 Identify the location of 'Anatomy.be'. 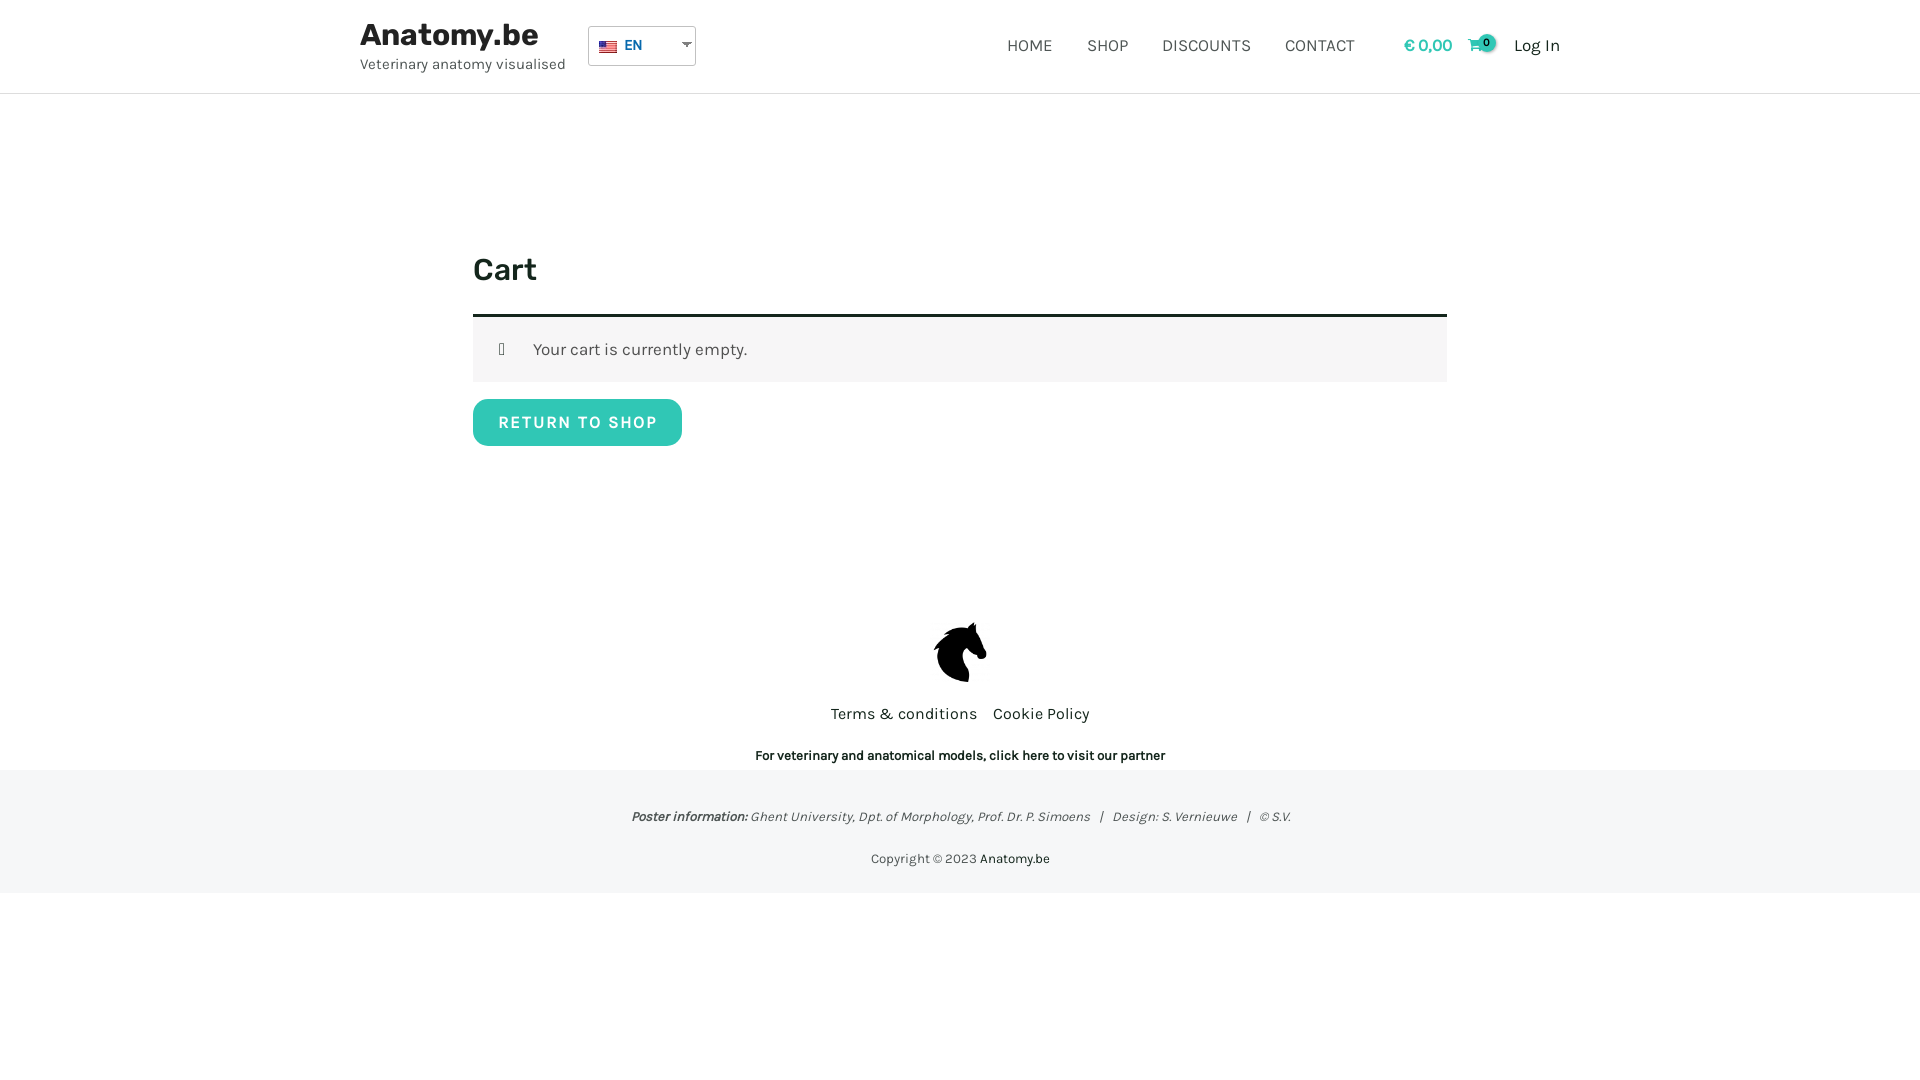
(1014, 857).